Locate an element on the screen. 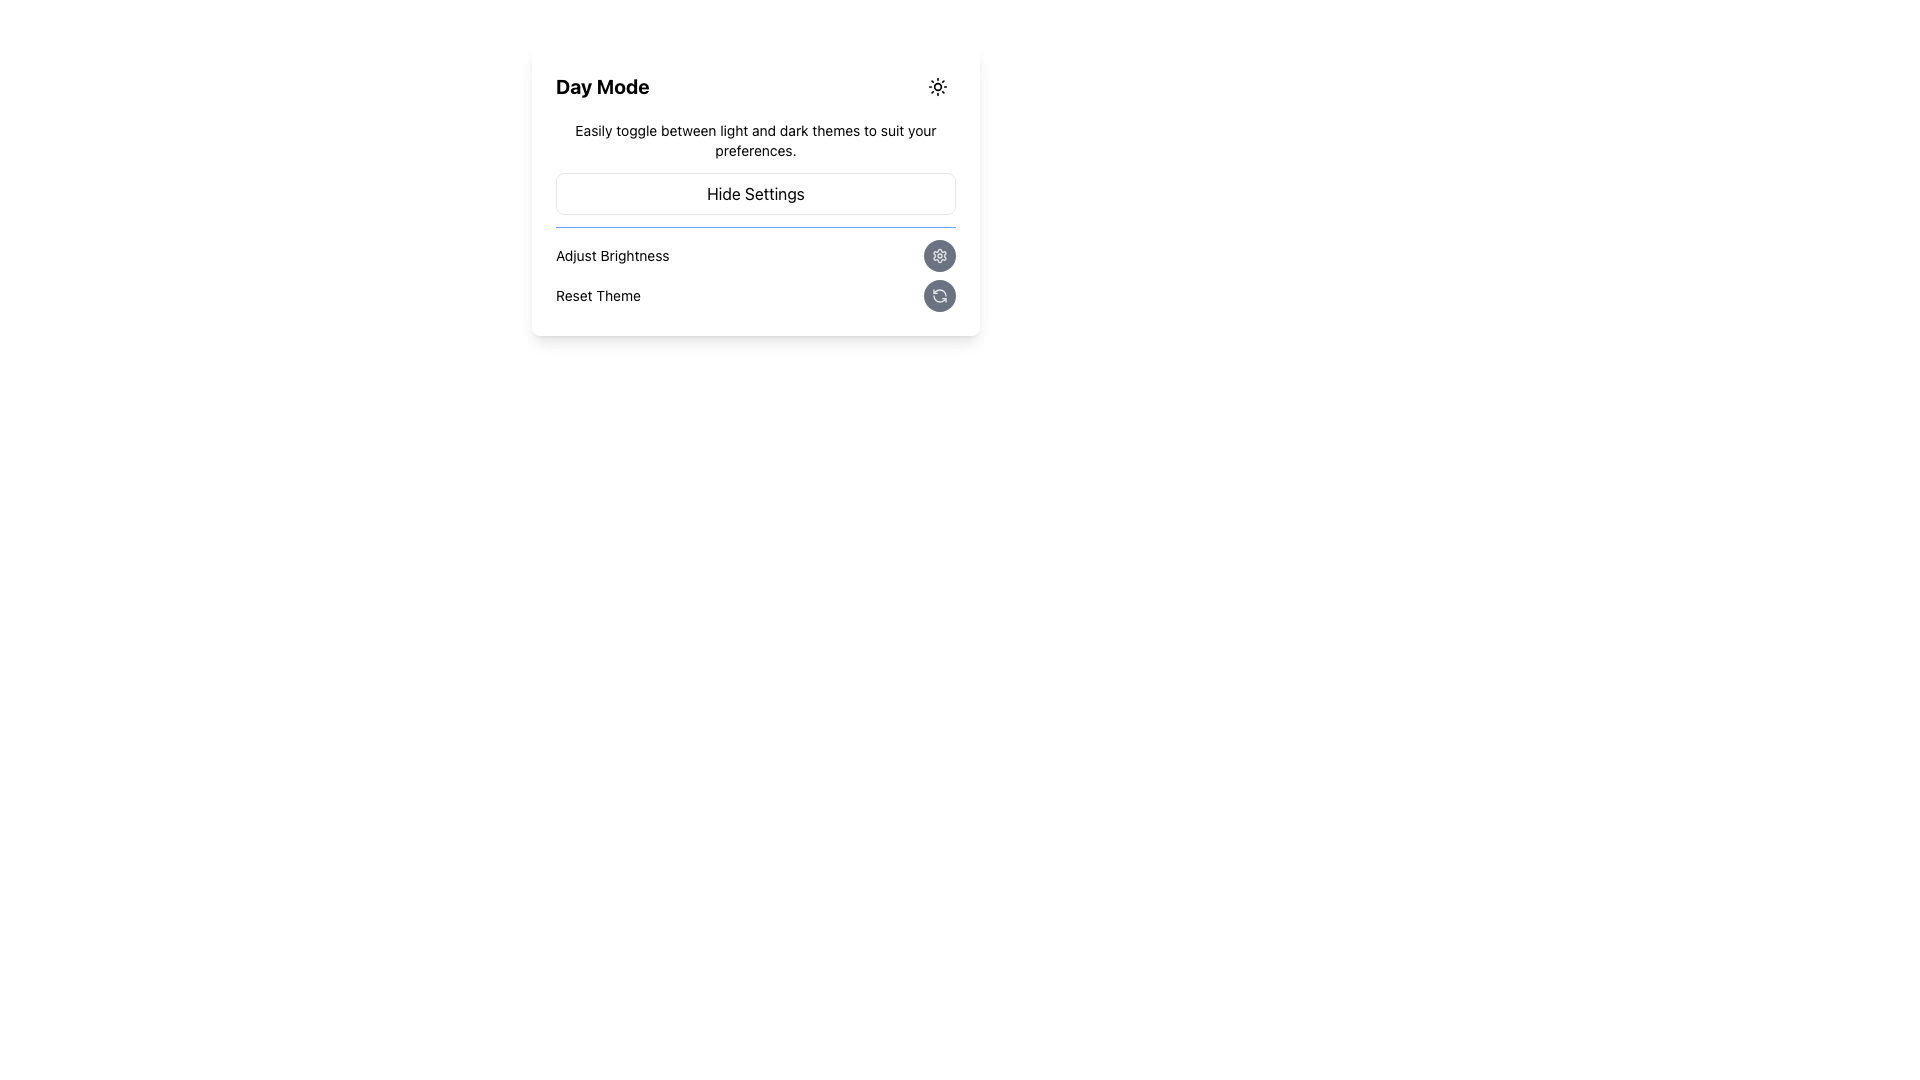 This screenshot has height=1080, width=1920. text paragraph stating 'Easily toggle between light and dark themes to suit your preferences.' which is located in the settings panel below the 'Day Mode' header and above the 'Hide Settings' button is located at coordinates (754, 140).